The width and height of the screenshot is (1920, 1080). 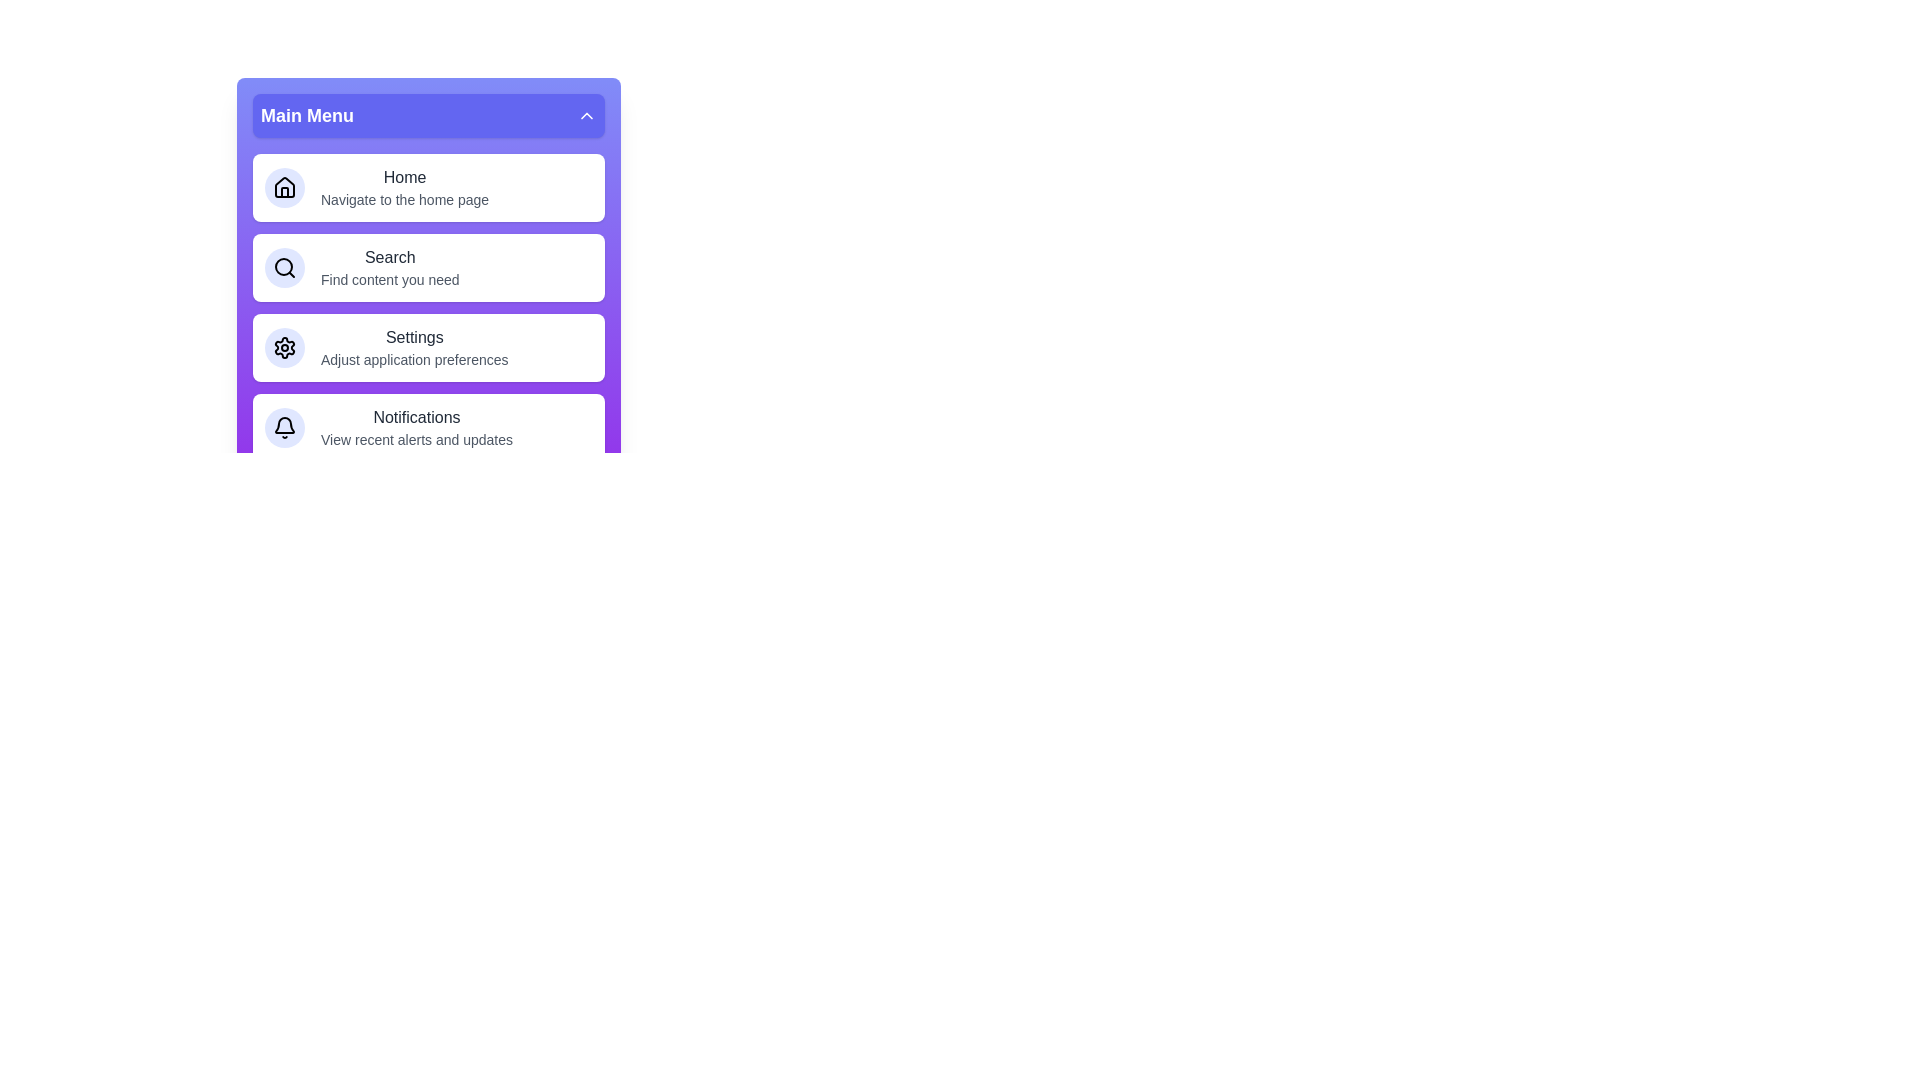 I want to click on the menu item labeled Settings to navigate, so click(x=427, y=346).